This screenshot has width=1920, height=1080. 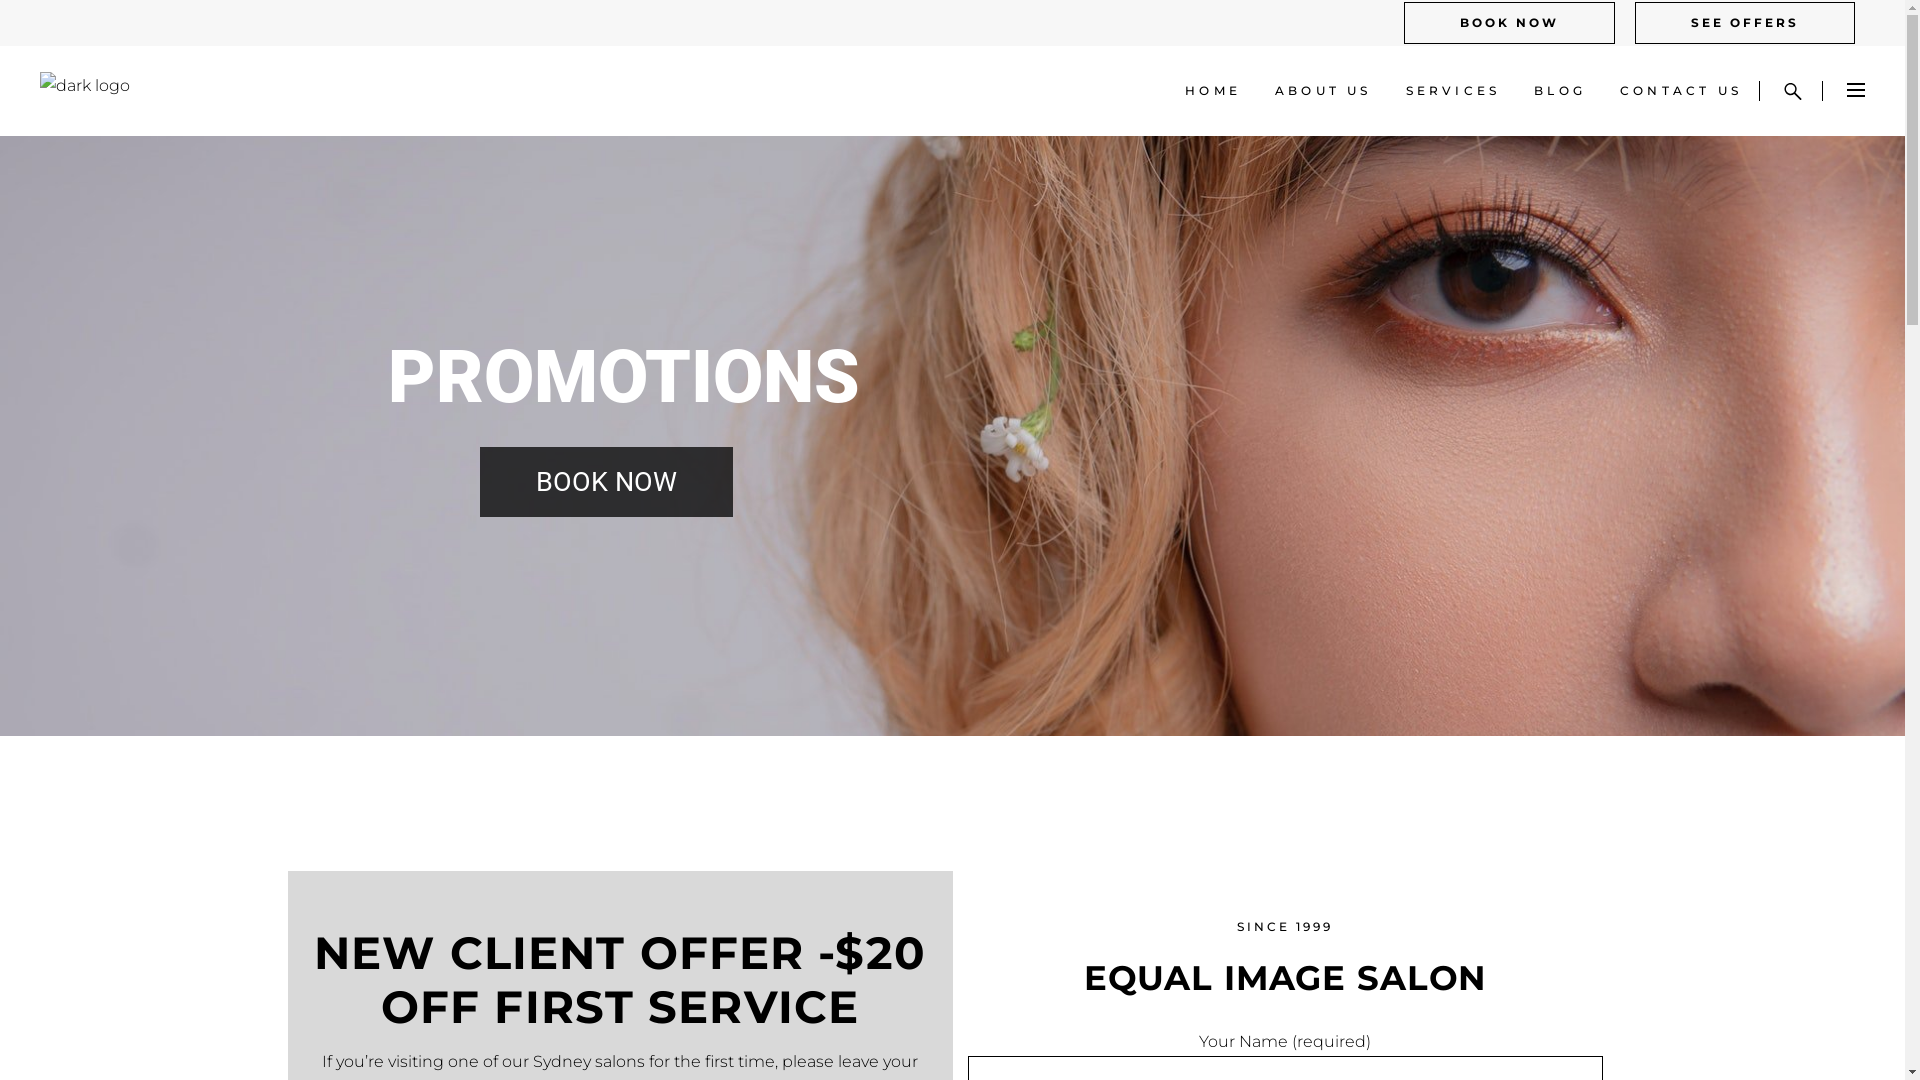 I want to click on 'SERVICES', so click(x=1453, y=91).